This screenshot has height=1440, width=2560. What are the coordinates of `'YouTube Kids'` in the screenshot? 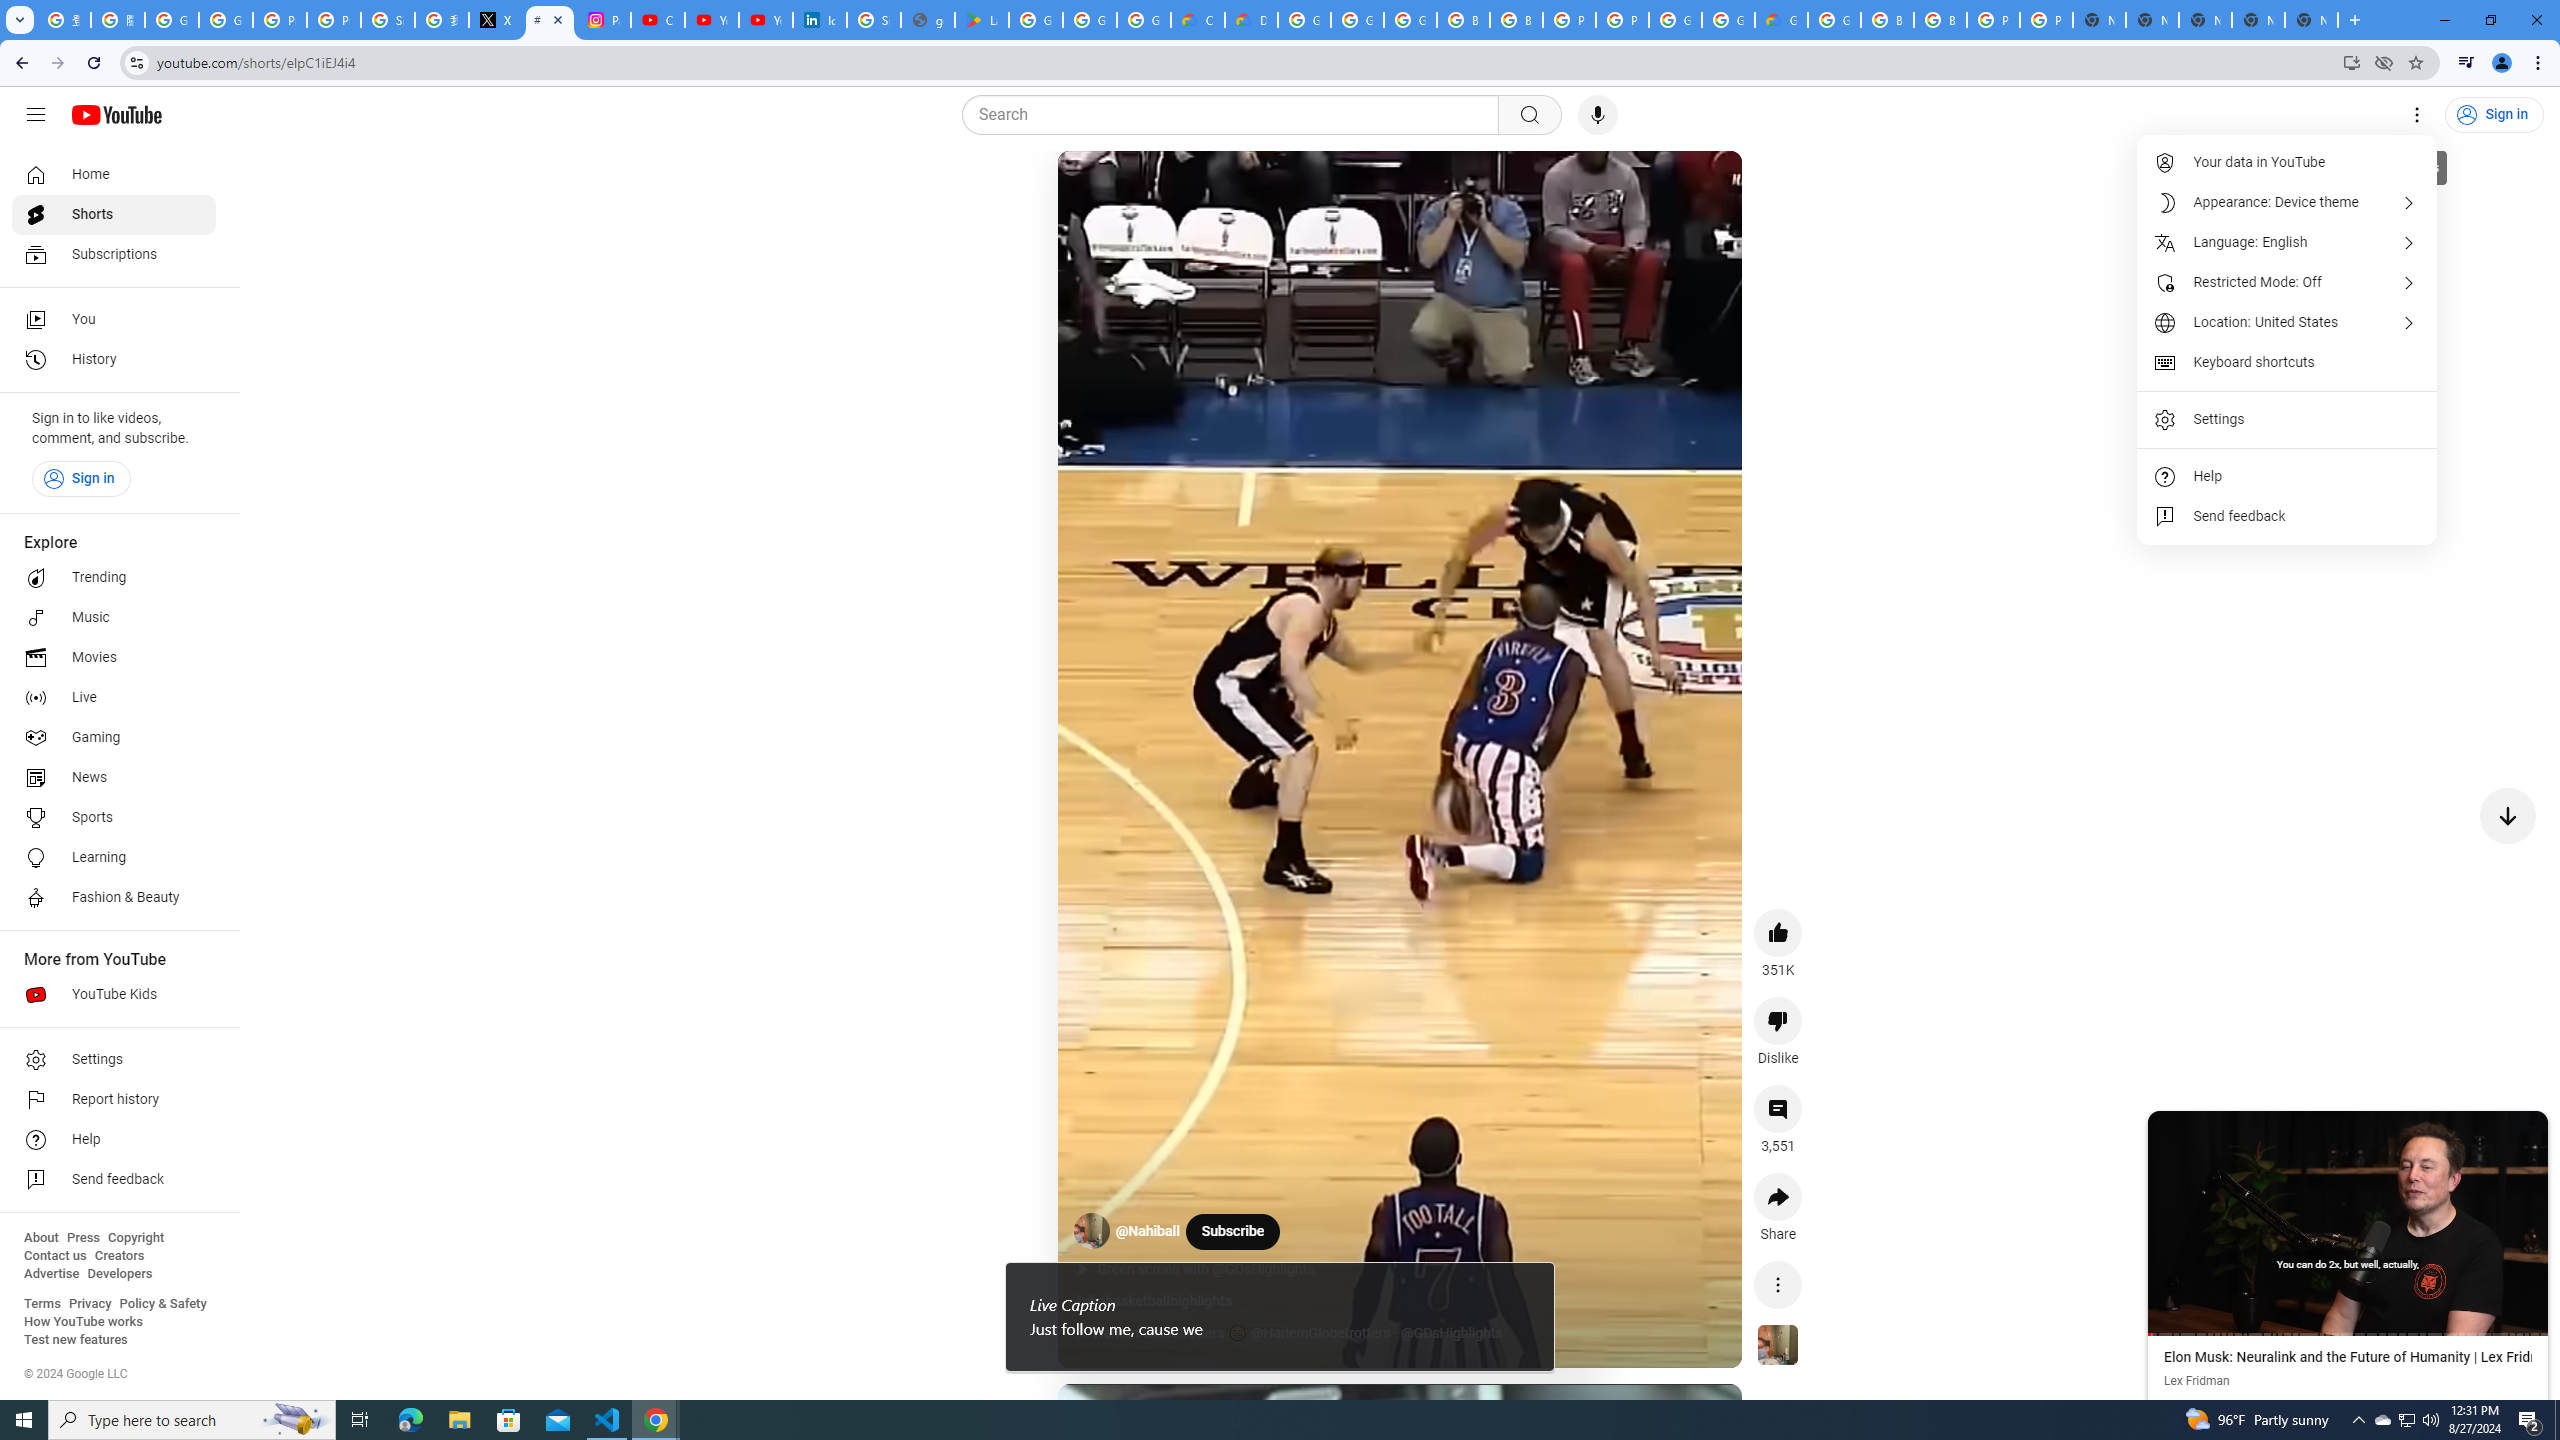 It's located at (113, 995).